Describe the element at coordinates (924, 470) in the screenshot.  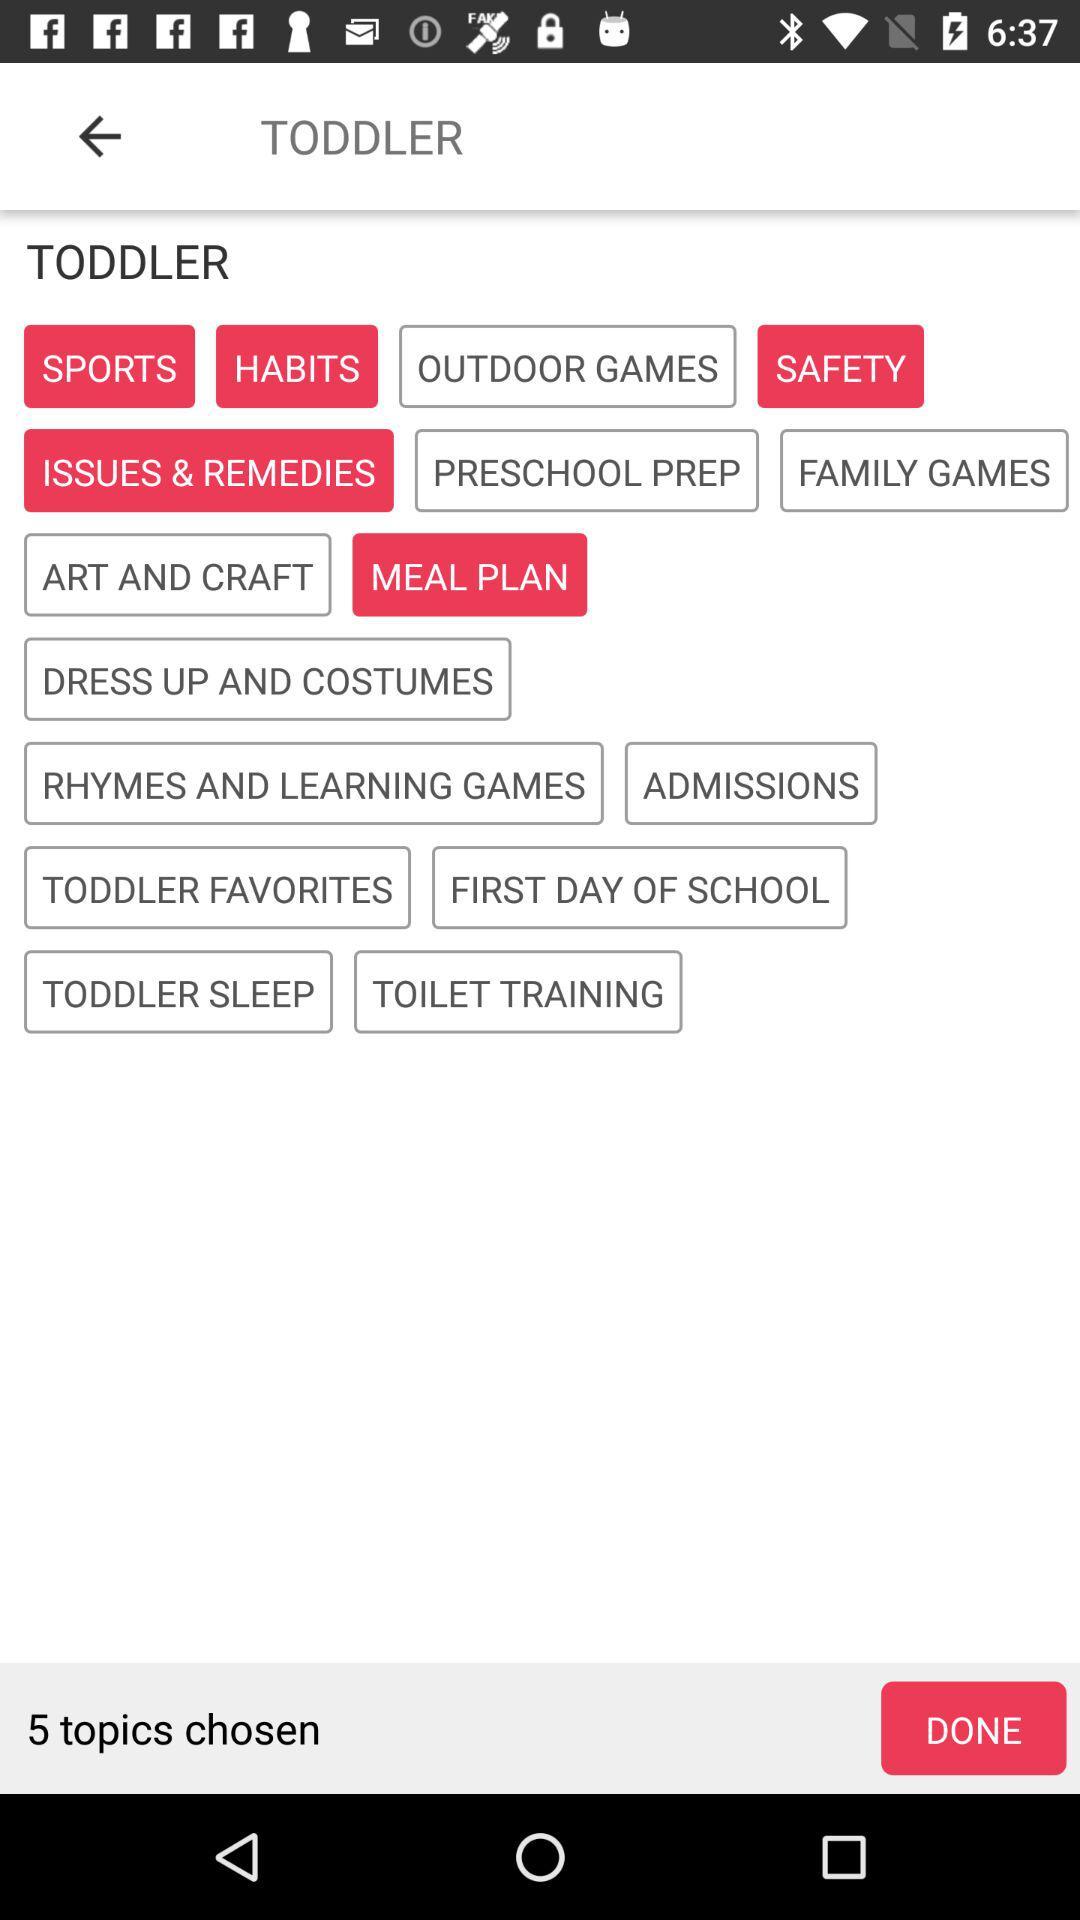
I see `the icon to the right of the preschool prep item` at that location.